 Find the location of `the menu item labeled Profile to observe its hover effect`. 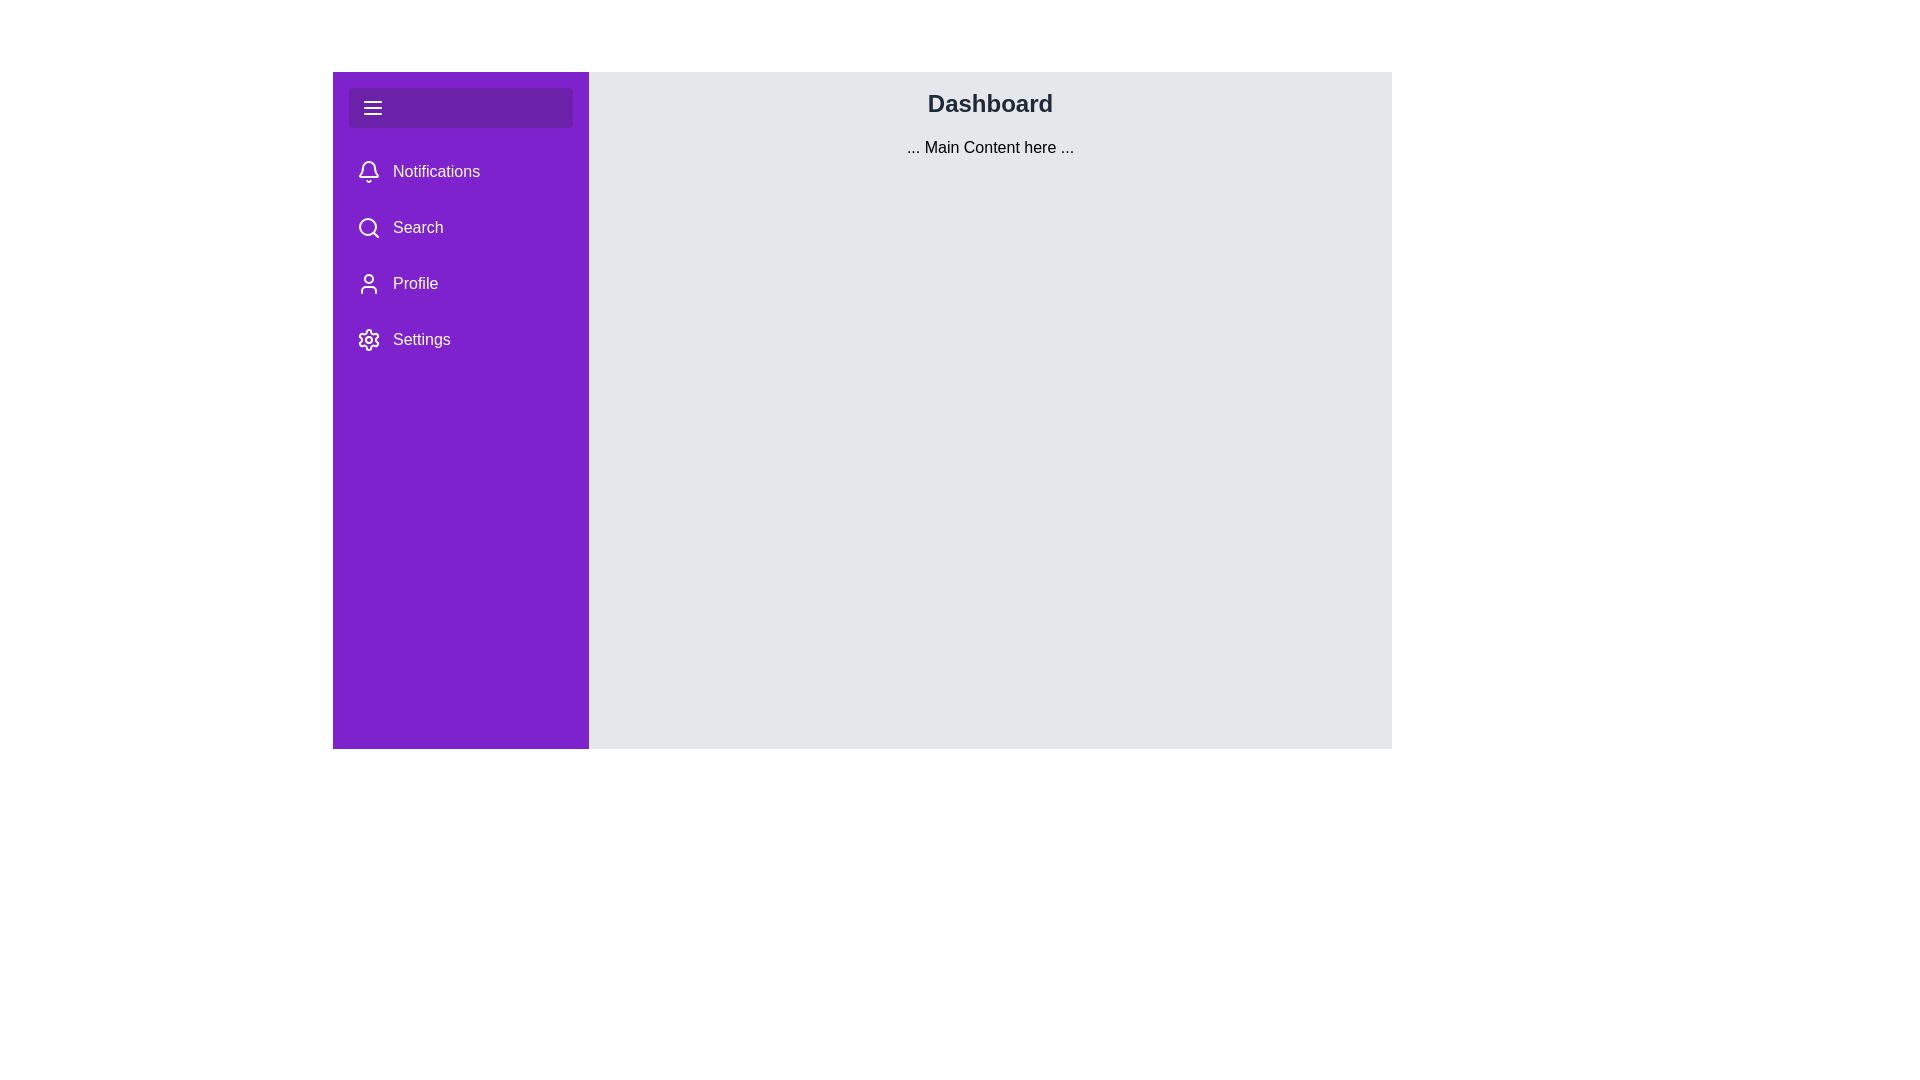

the menu item labeled Profile to observe its hover effect is located at coordinates (459, 284).